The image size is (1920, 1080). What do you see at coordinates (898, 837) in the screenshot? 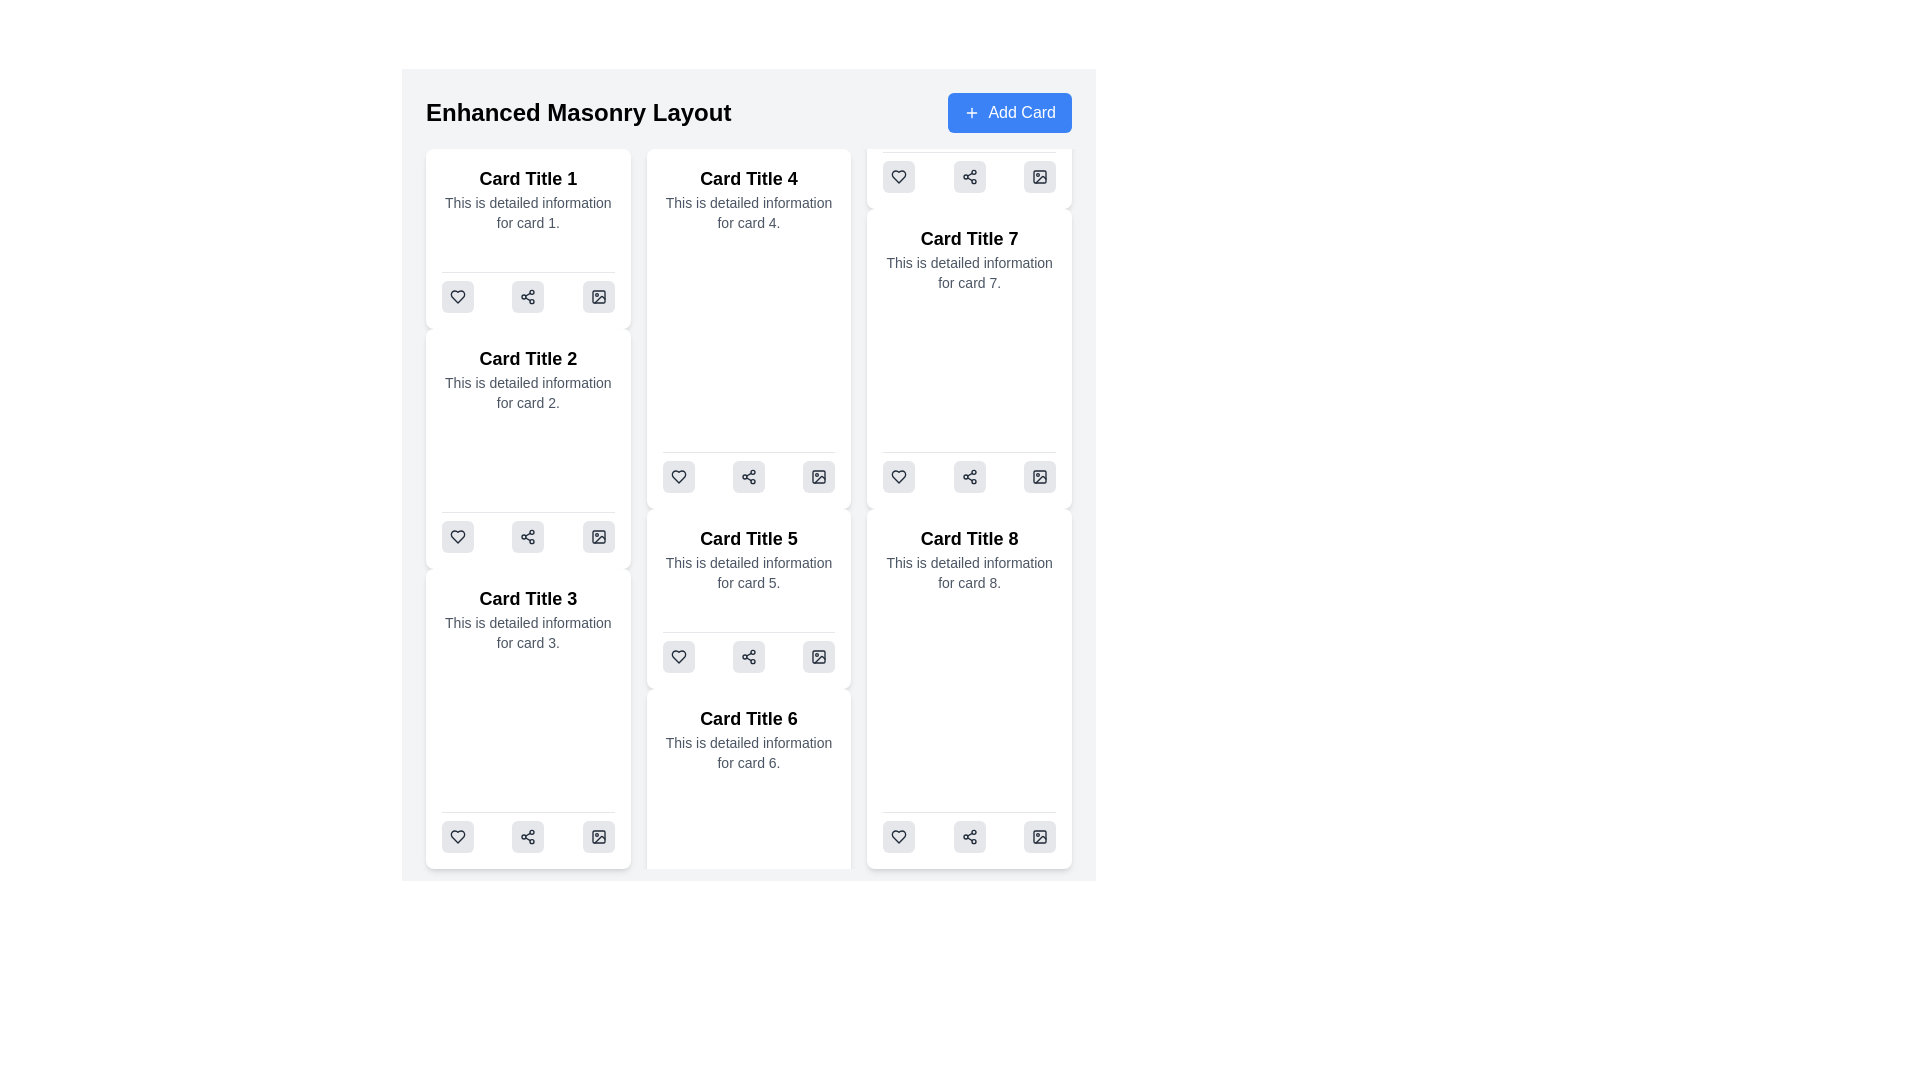
I see `the heart-shaped icon button located in the bottom-left section of the card labeled 'Card Title 8'` at bounding box center [898, 837].